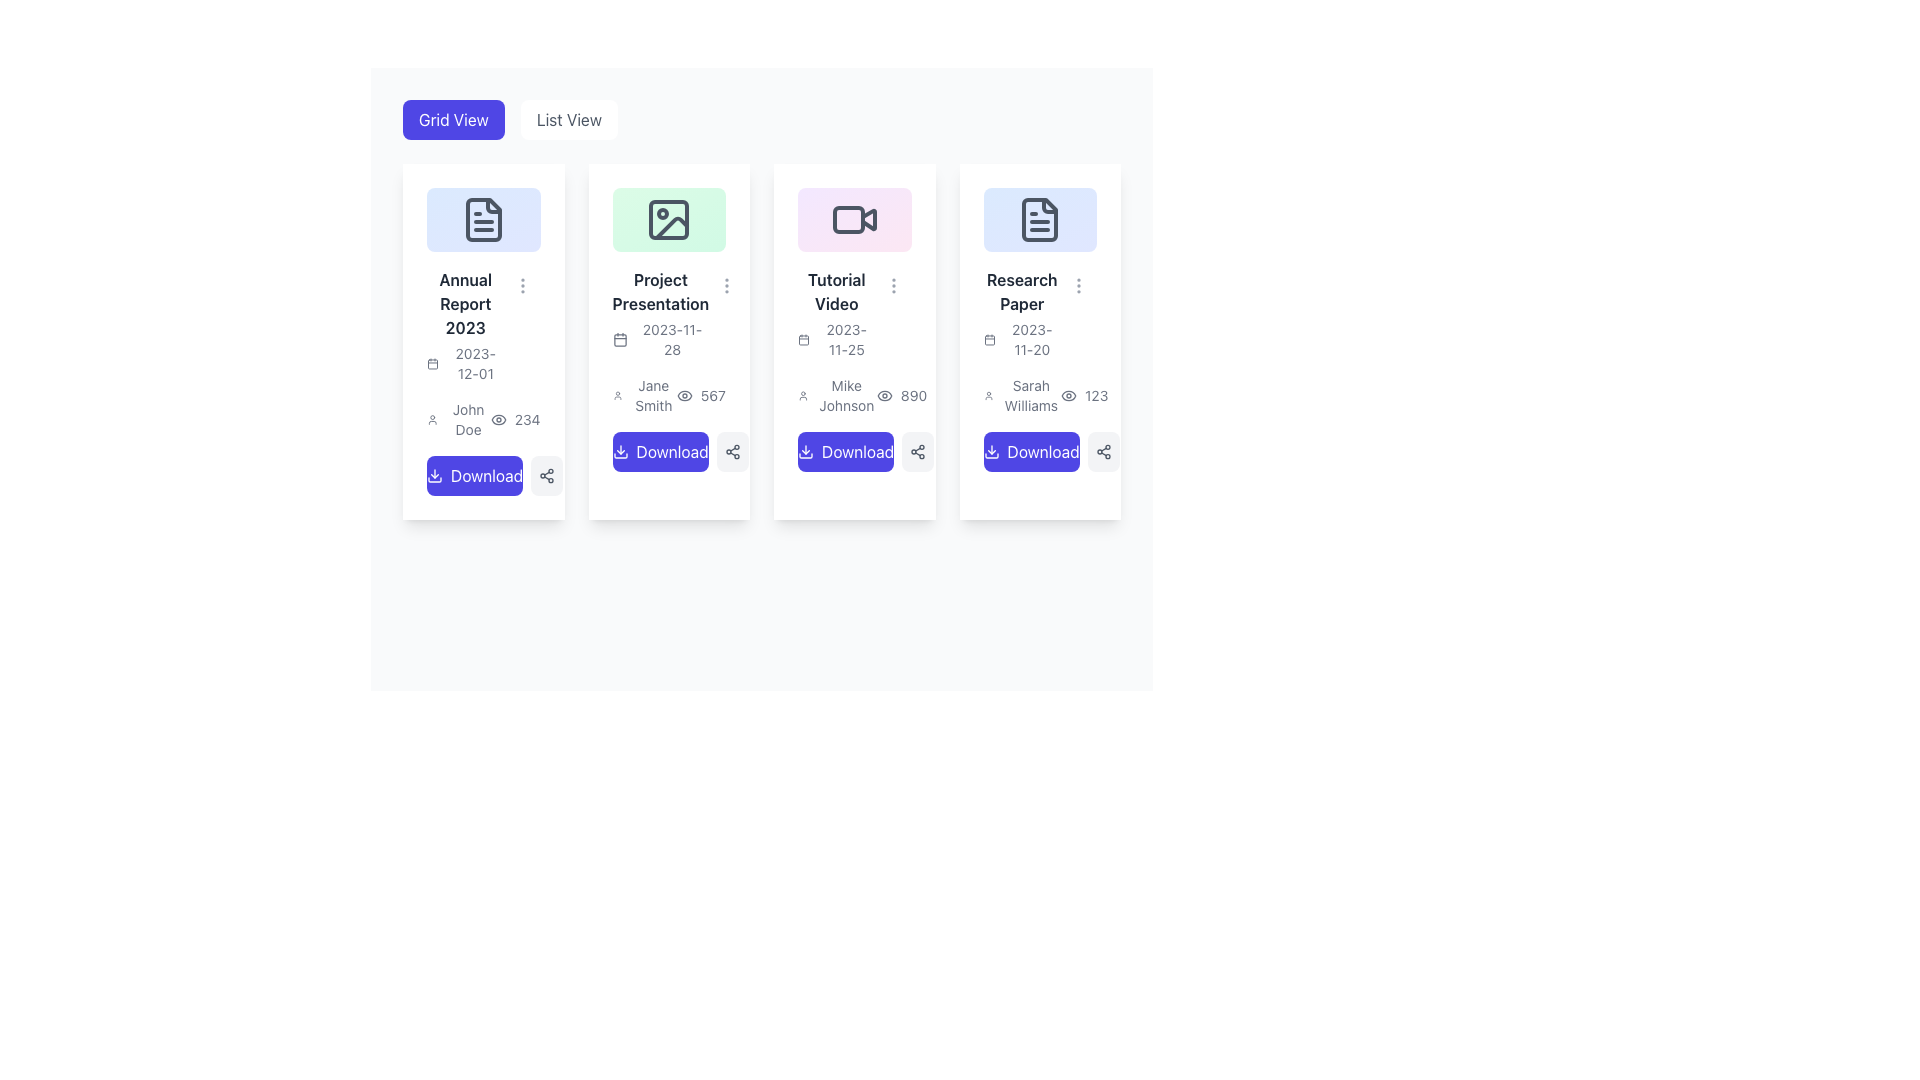 The width and height of the screenshot is (1920, 1080). I want to click on the text label 'Mike Johnson' that identifies the user associated with the 'Tutorial Video' card, located at the lower-left section of the card, below the user icon and to the left of the number '890', so click(846, 395).